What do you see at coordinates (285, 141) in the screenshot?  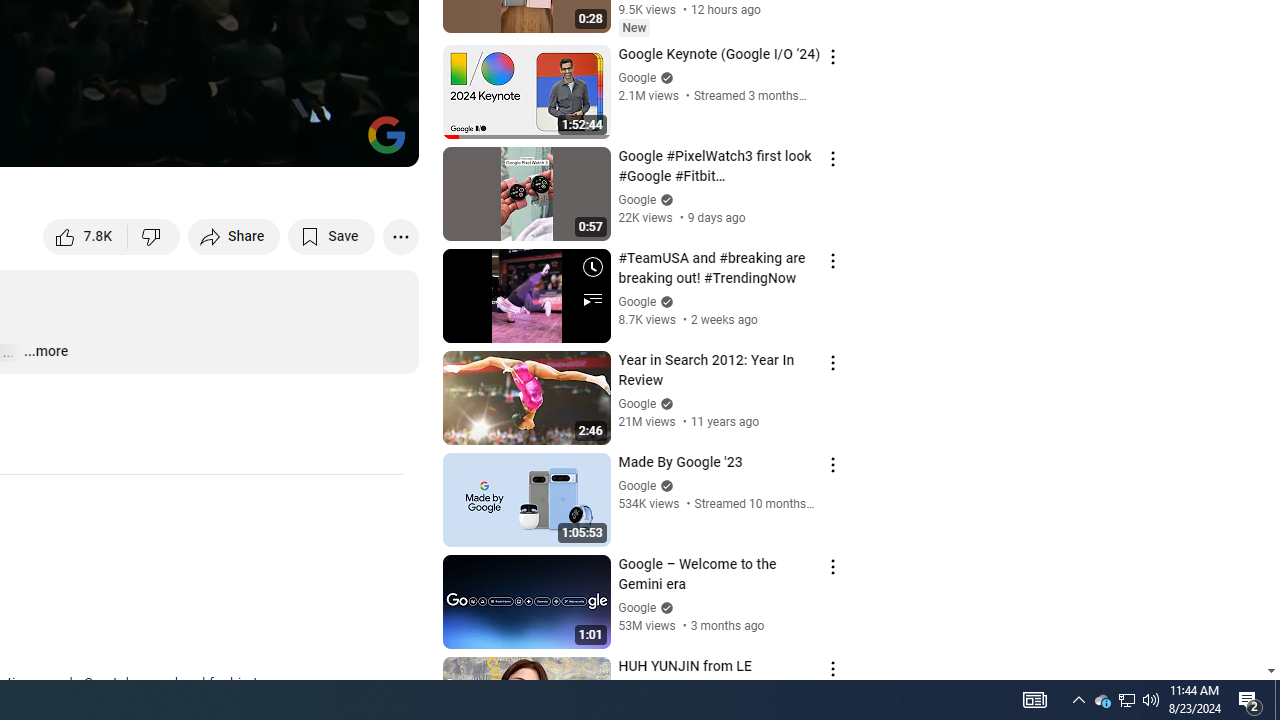 I see `'Miniplayer (i)'` at bounding box center [285, 141].